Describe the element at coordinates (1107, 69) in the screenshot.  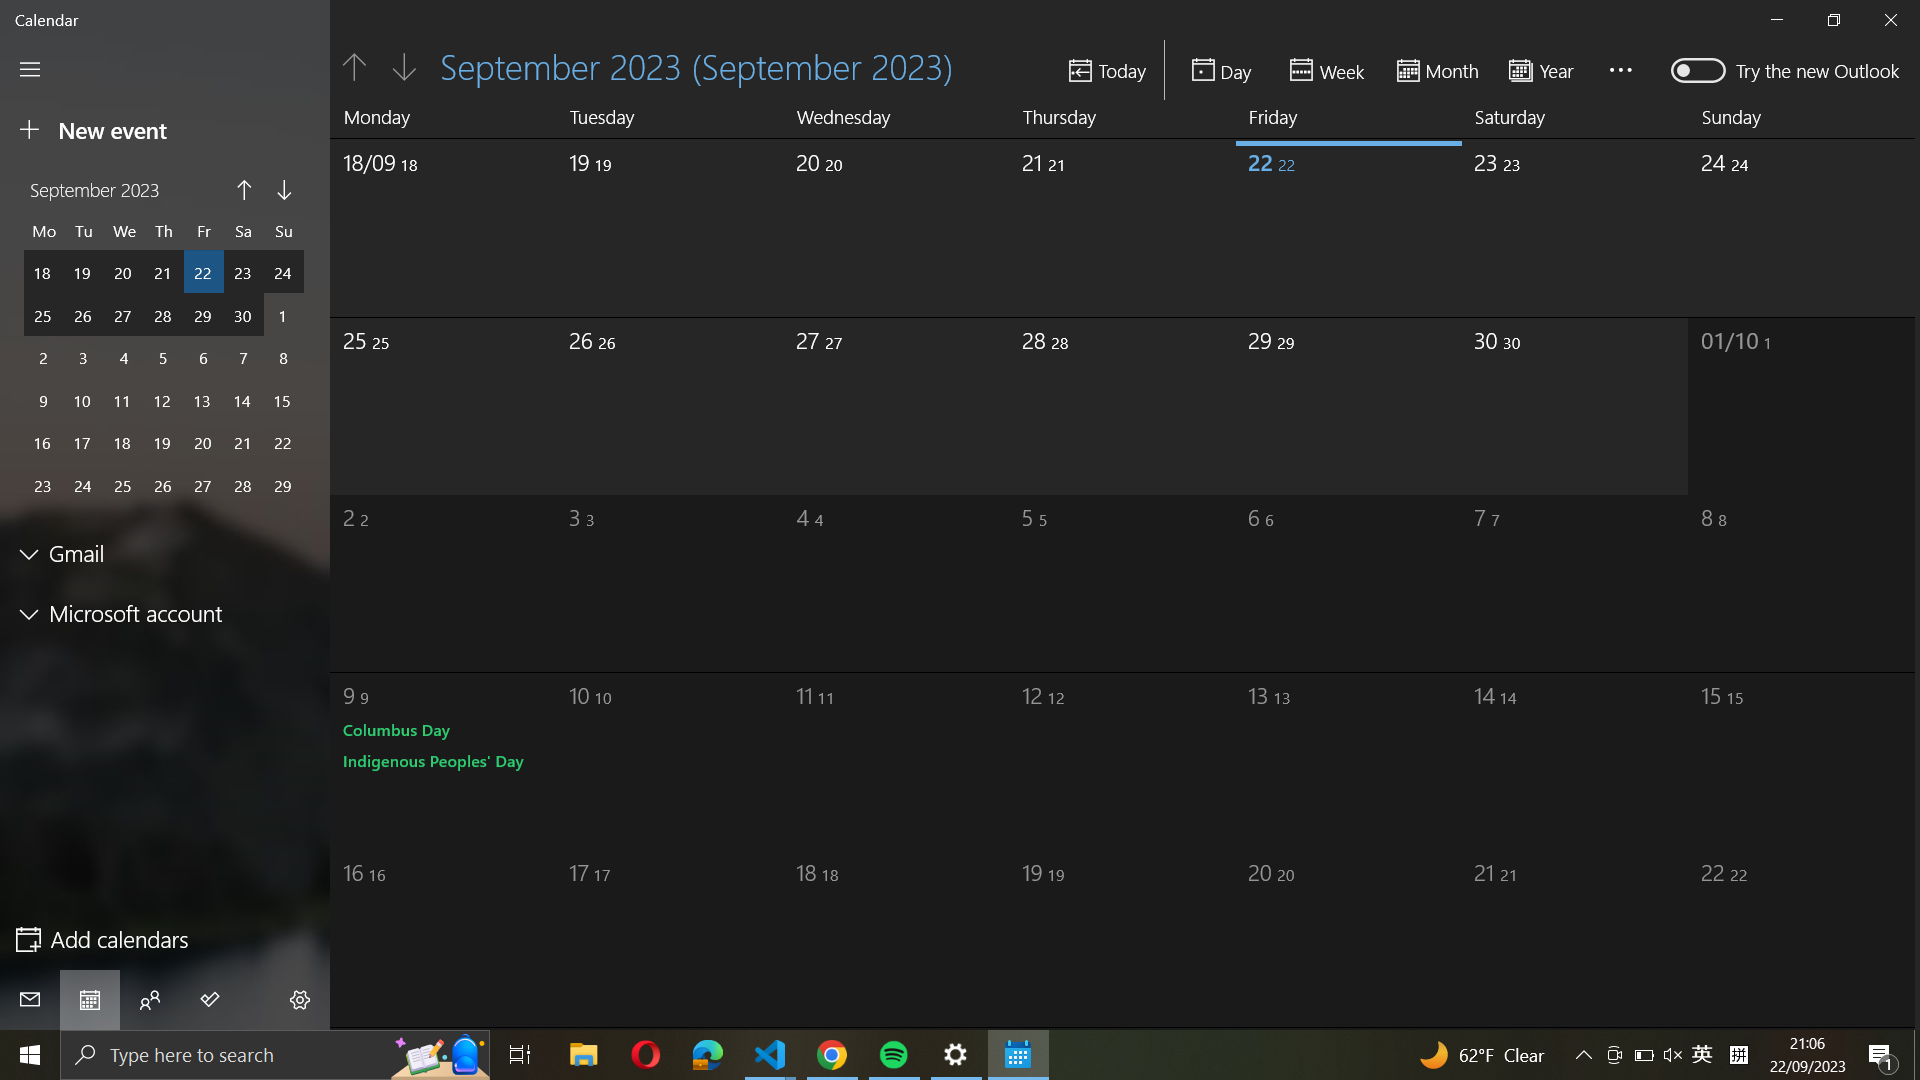
I see `the current date` at that location.